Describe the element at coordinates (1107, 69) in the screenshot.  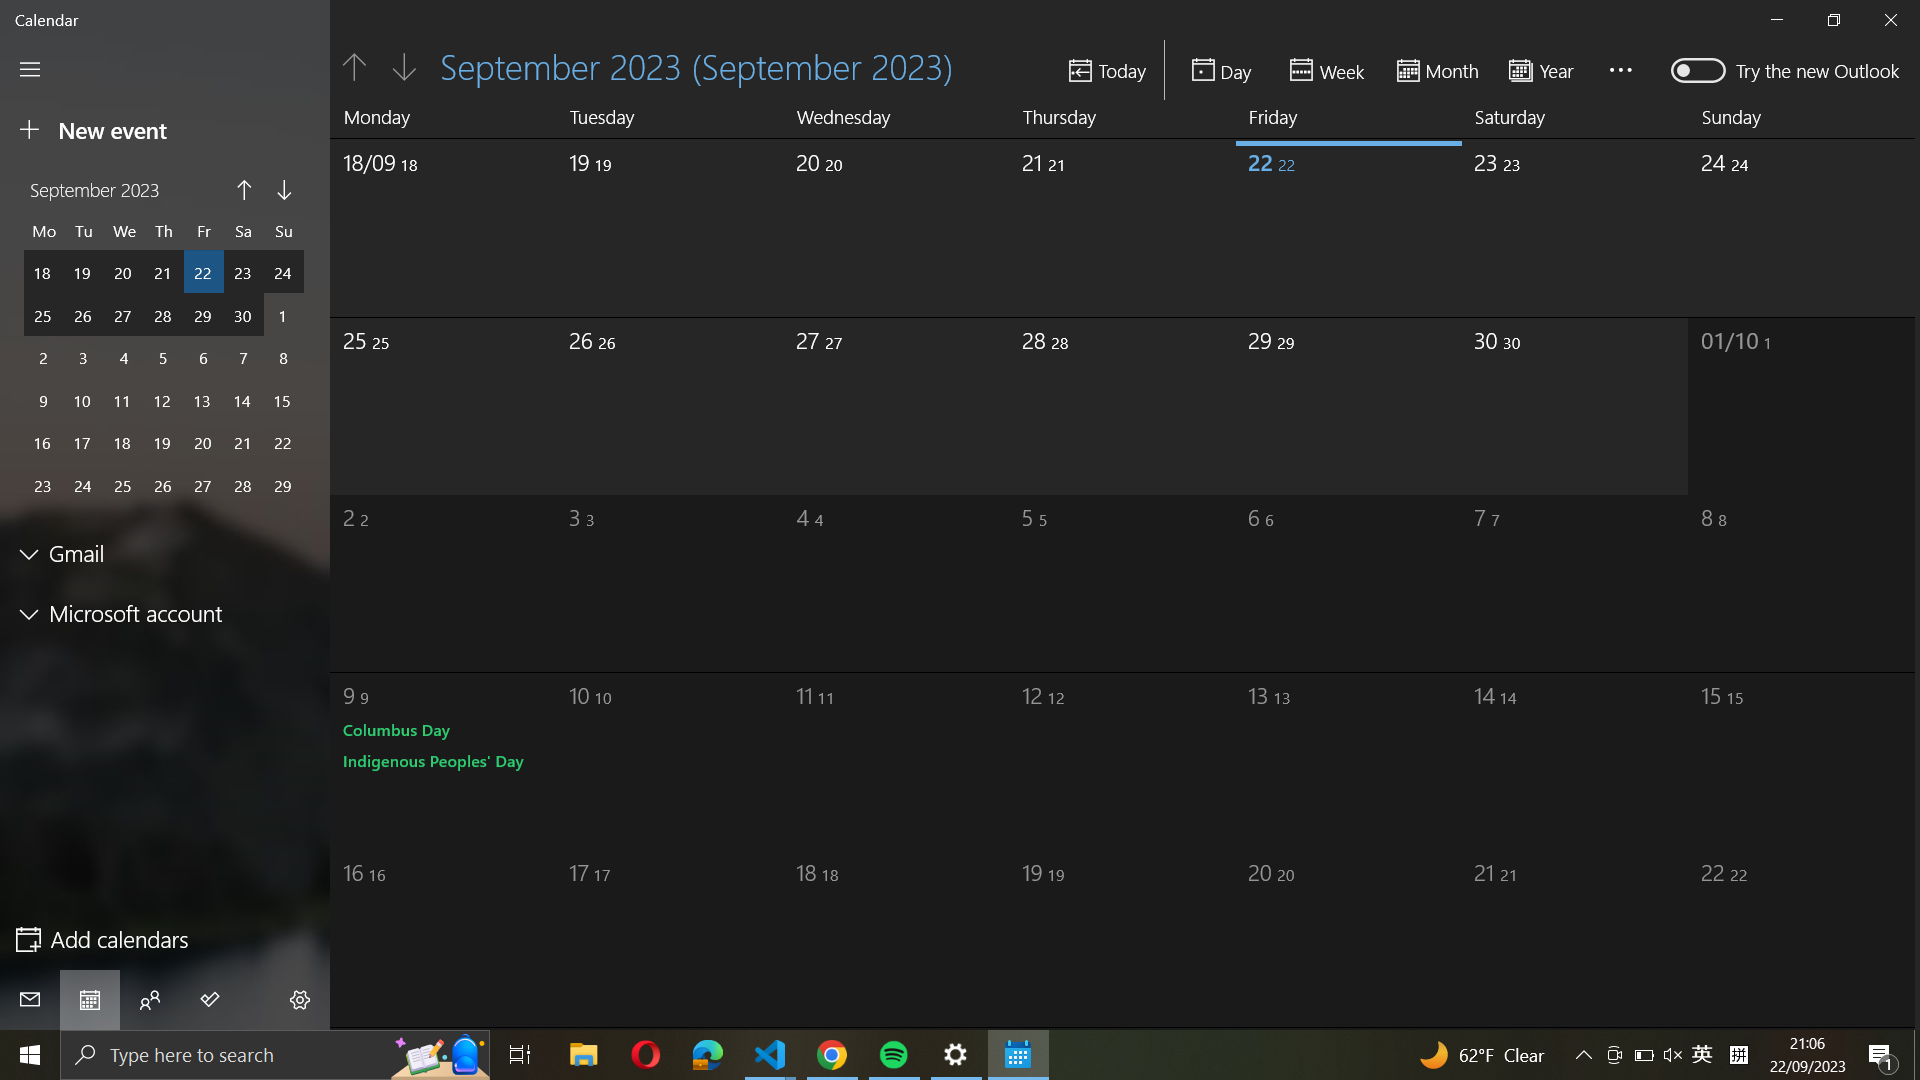
I see `the current date` at that location.